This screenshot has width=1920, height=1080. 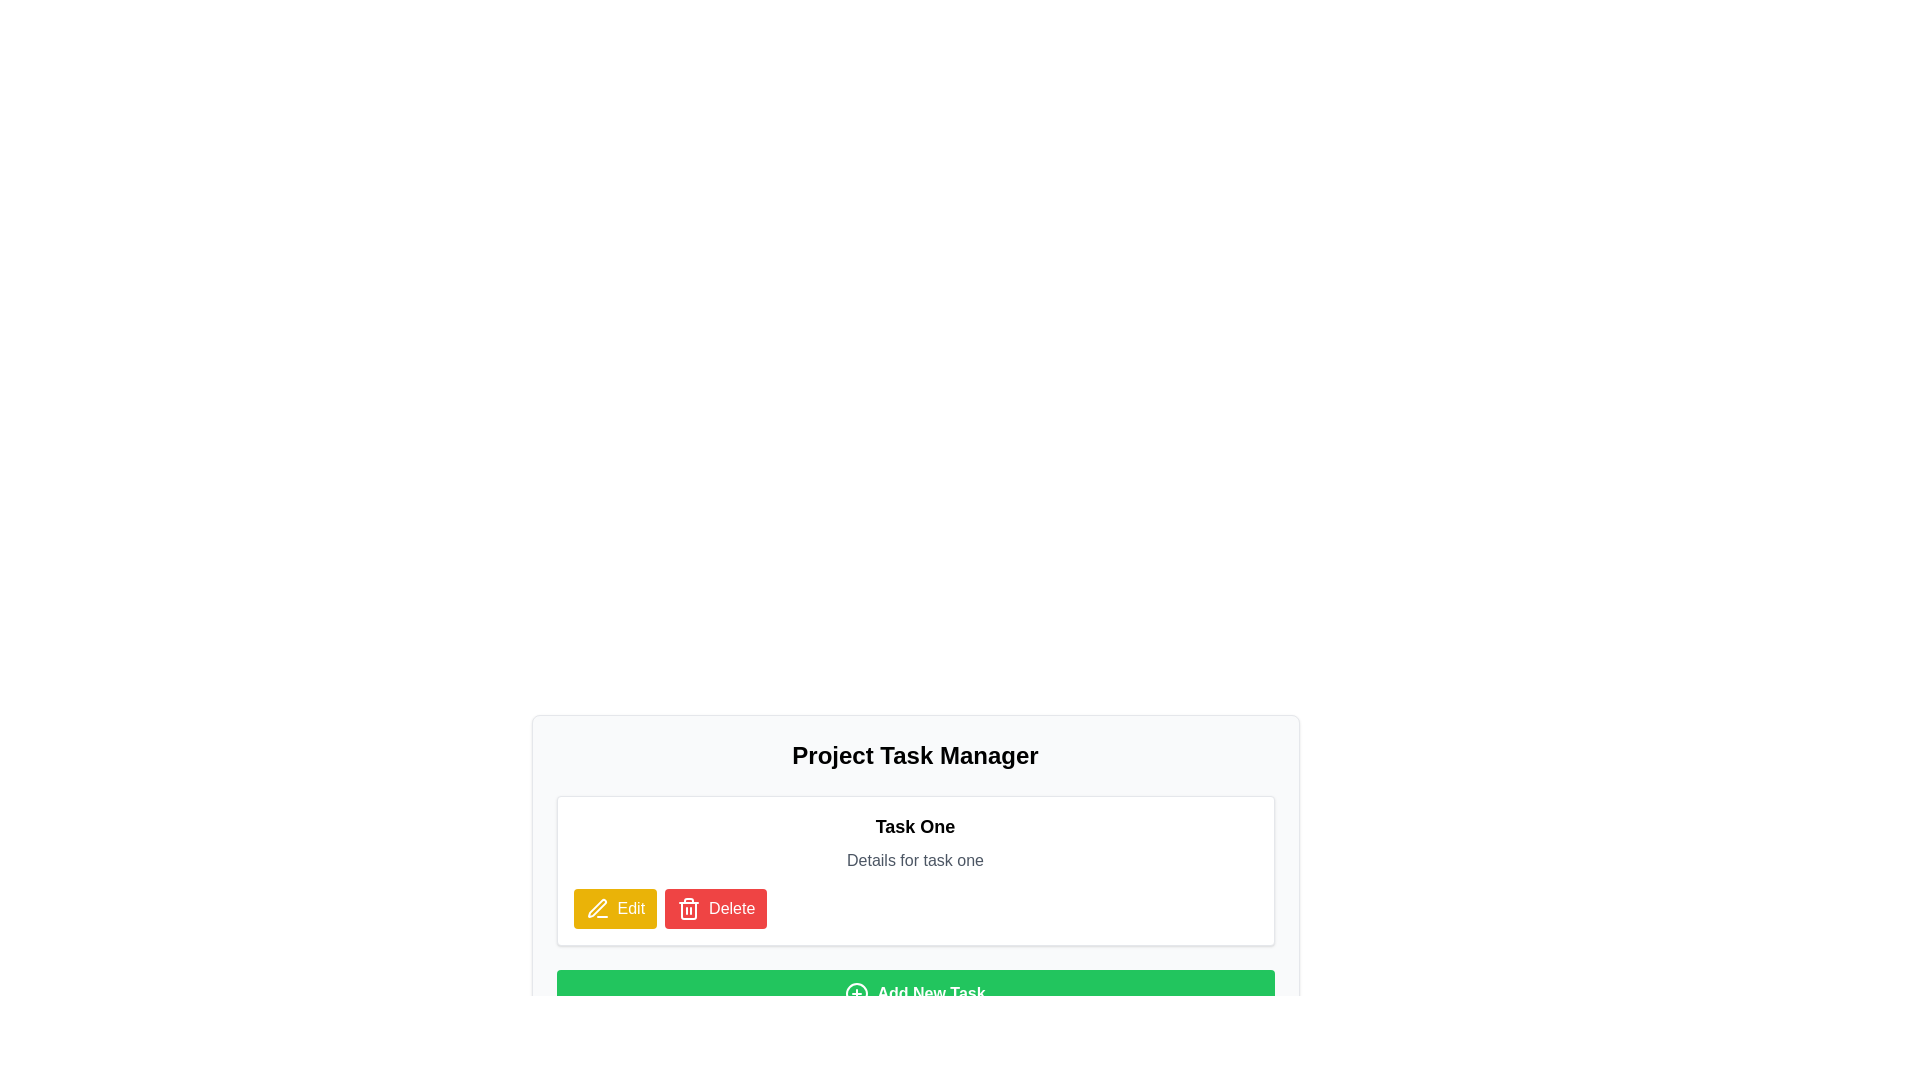 What do you see at coordinates (914, 859) in the screenshot?
I see `the text label containing the phrase 'Details for task one', which is visually represented in a lighter gray font and positioned below the 'Task One' heading` at bounding box center [914, 859].